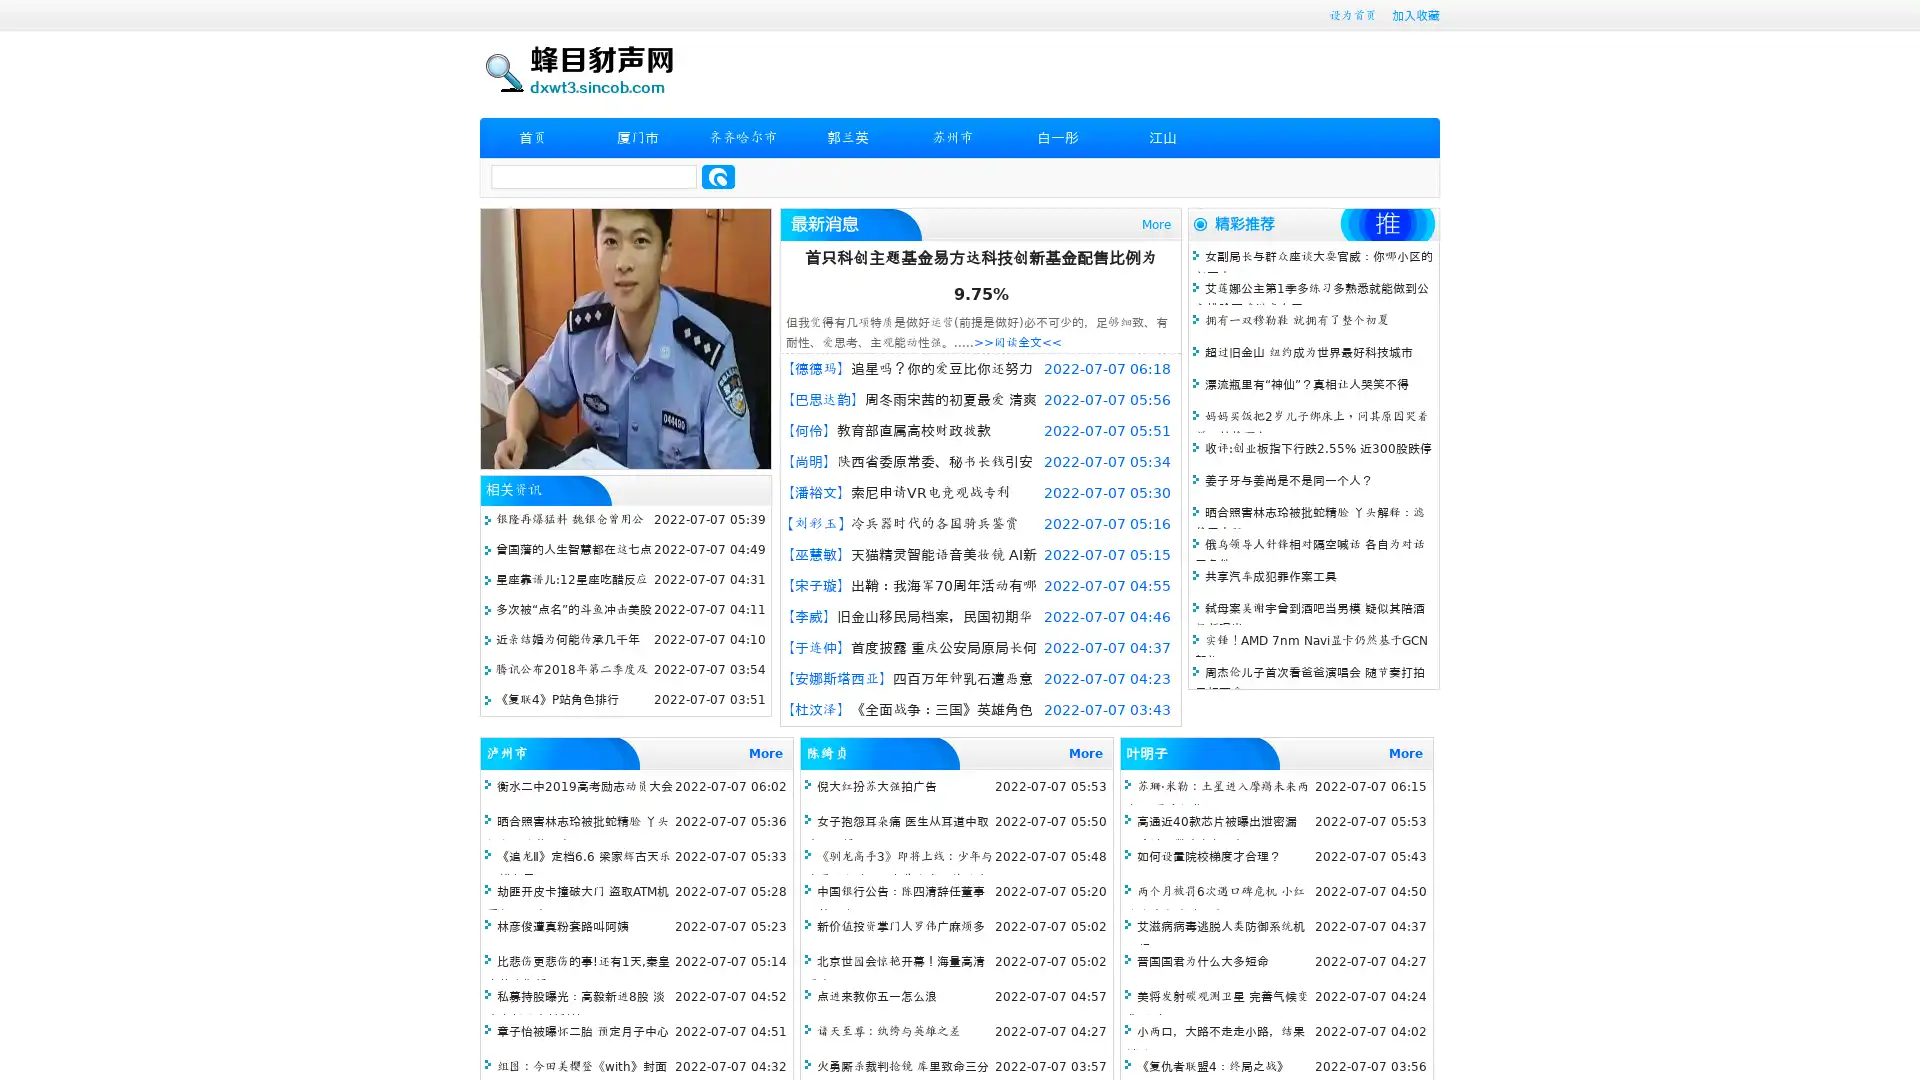 This screenshot has width=1920, height=1080. What do you see at coordinates (718, 176) in the screenshot?
I see `Search` at bounding box center [718, 176].